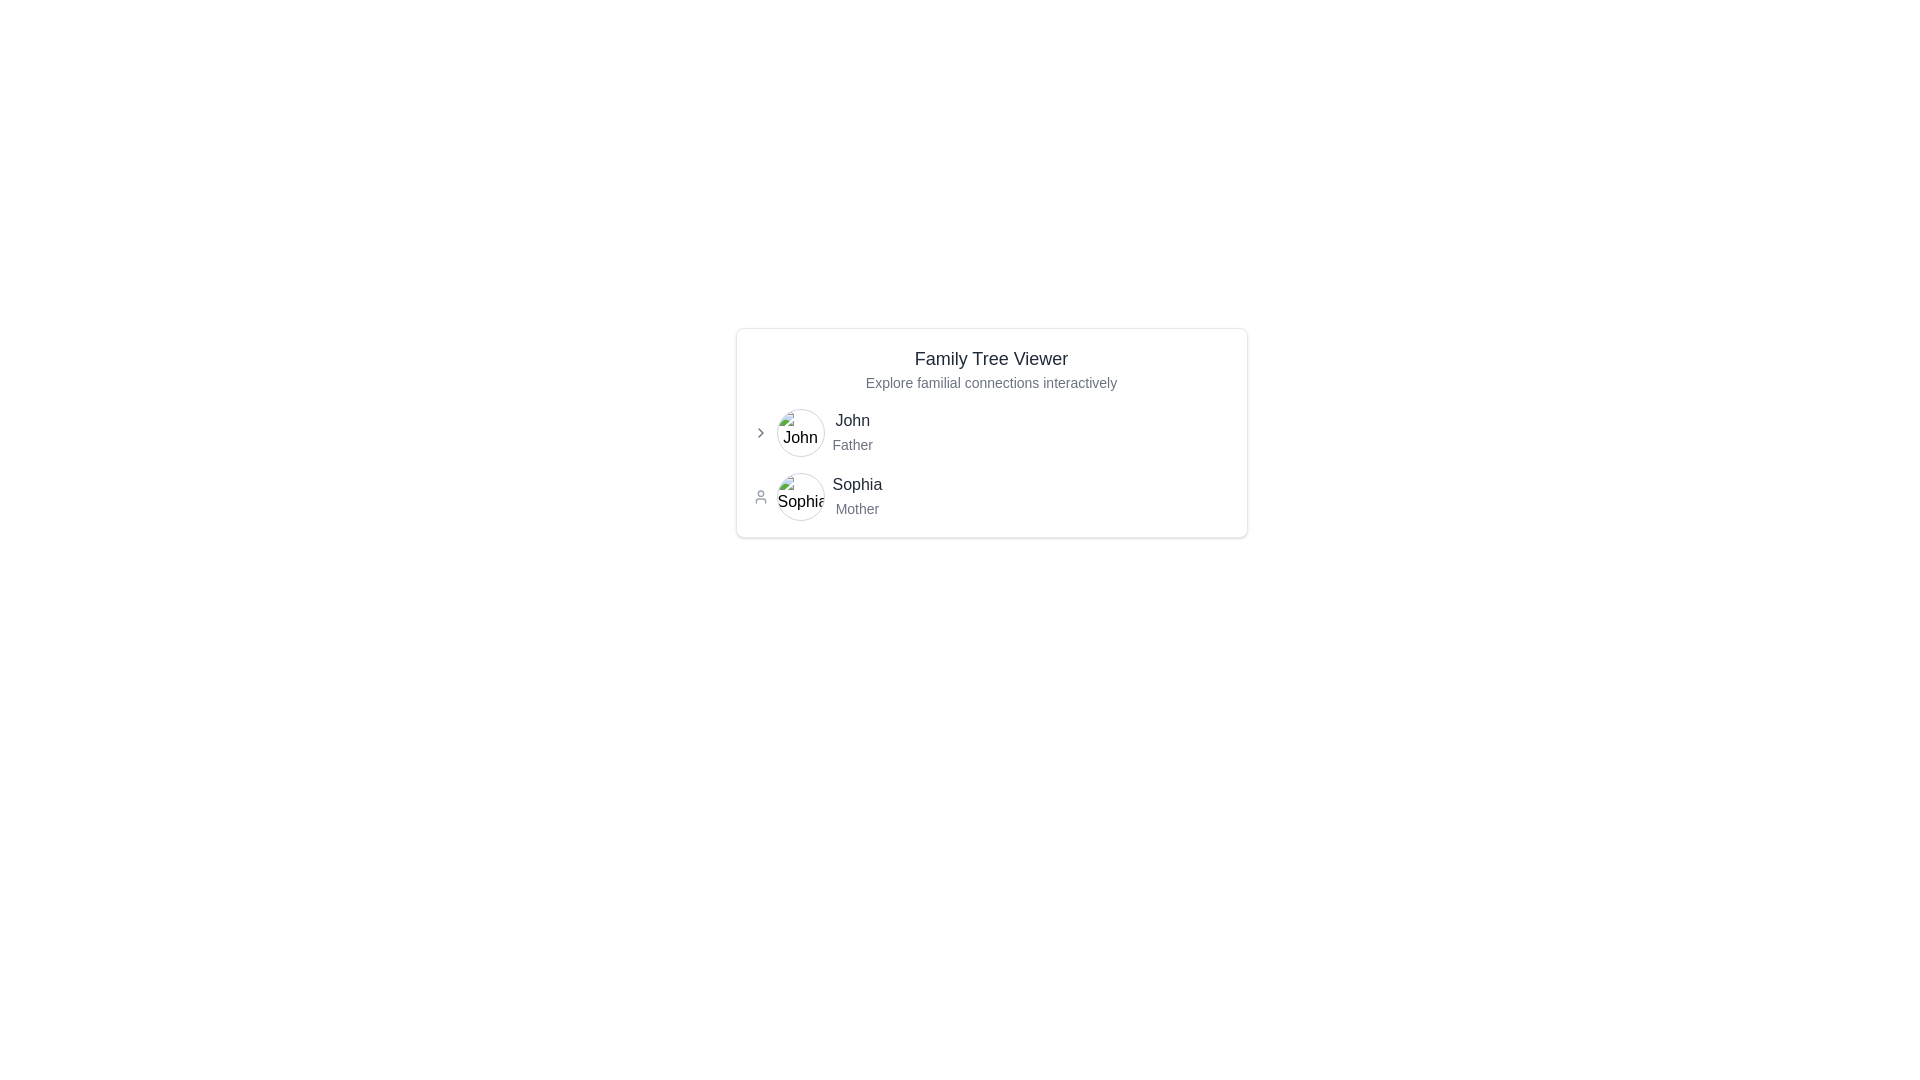  Describe the element at coordinates (852, 443) in the screenshot. I see `the text label indicating 'Father' for the individual 'John', which is positioned directly below the name 'John' in the center-right region of the interface` at that location.